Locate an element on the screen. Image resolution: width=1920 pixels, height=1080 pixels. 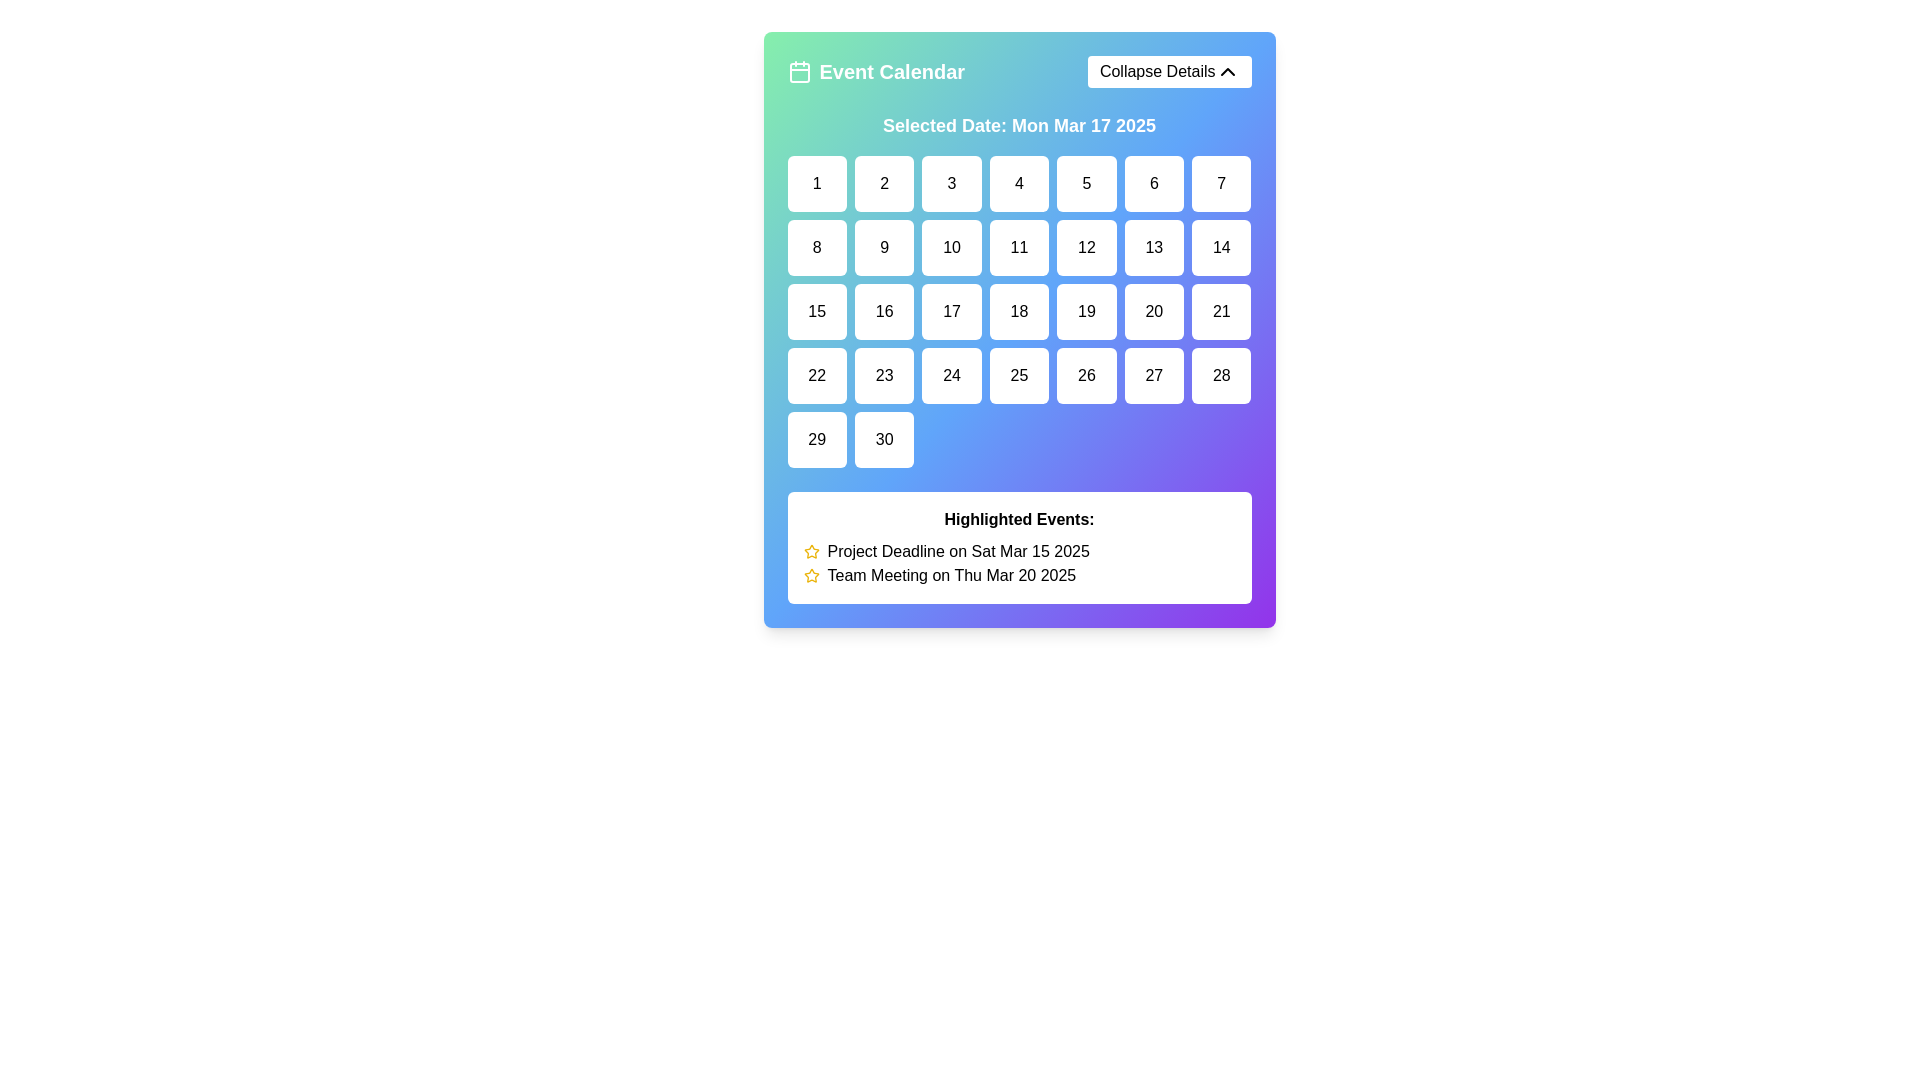
the state of the star icon that signifies the importance of the associated event 'Team Meeting on Thu Mar 20 2025' is located at coordinates (811, 575).